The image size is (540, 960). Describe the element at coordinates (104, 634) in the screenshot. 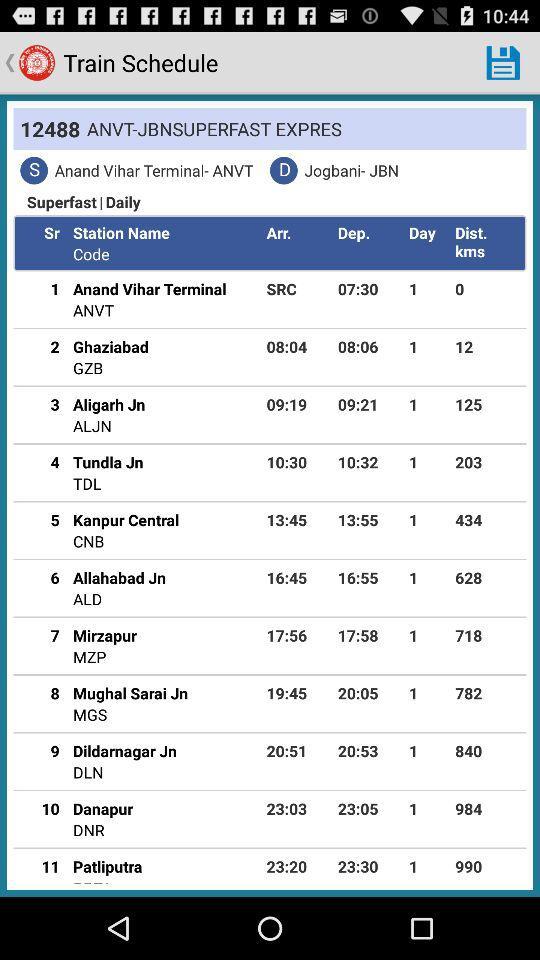

I see `the app to the left of the 17:56 item` at that location.